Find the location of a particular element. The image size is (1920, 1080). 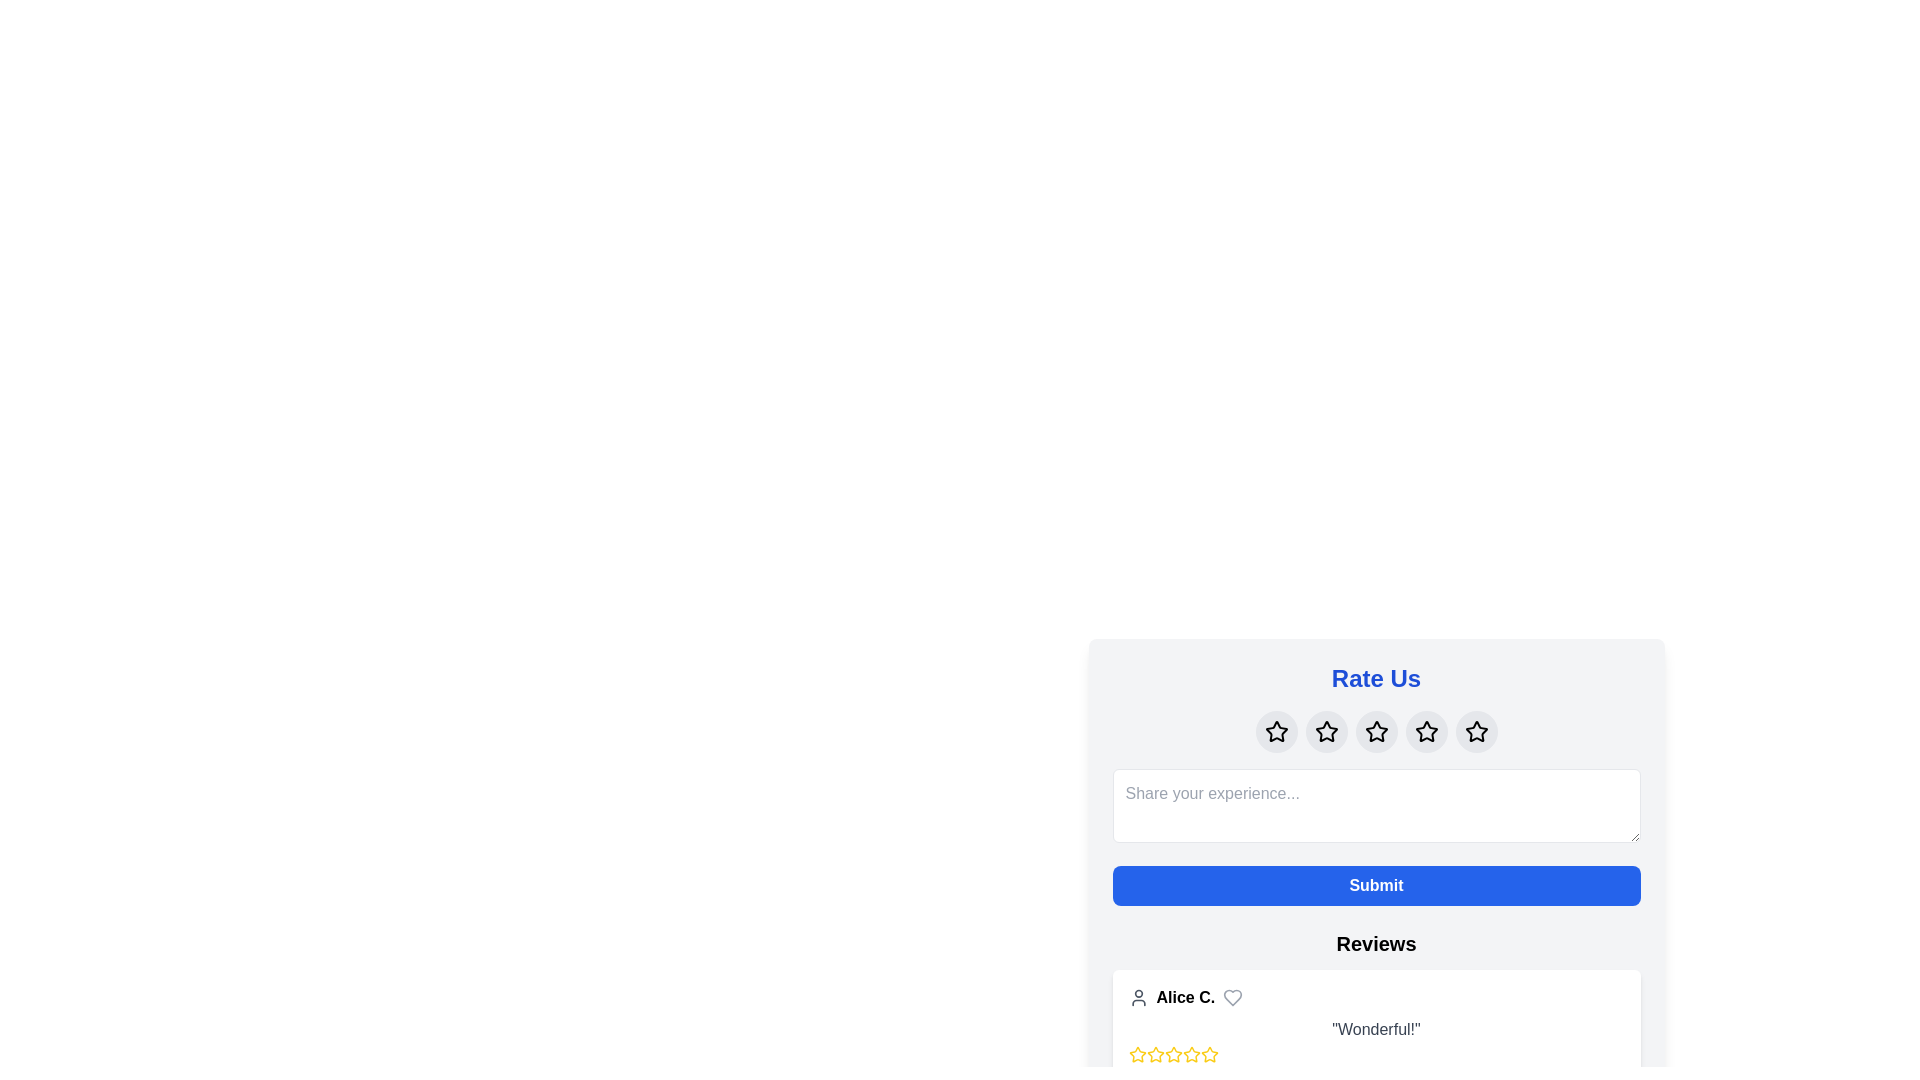

the fifth star-shaped rating icon located beneath the 'Rate Us' heading is located at coordinates (1425, 732).